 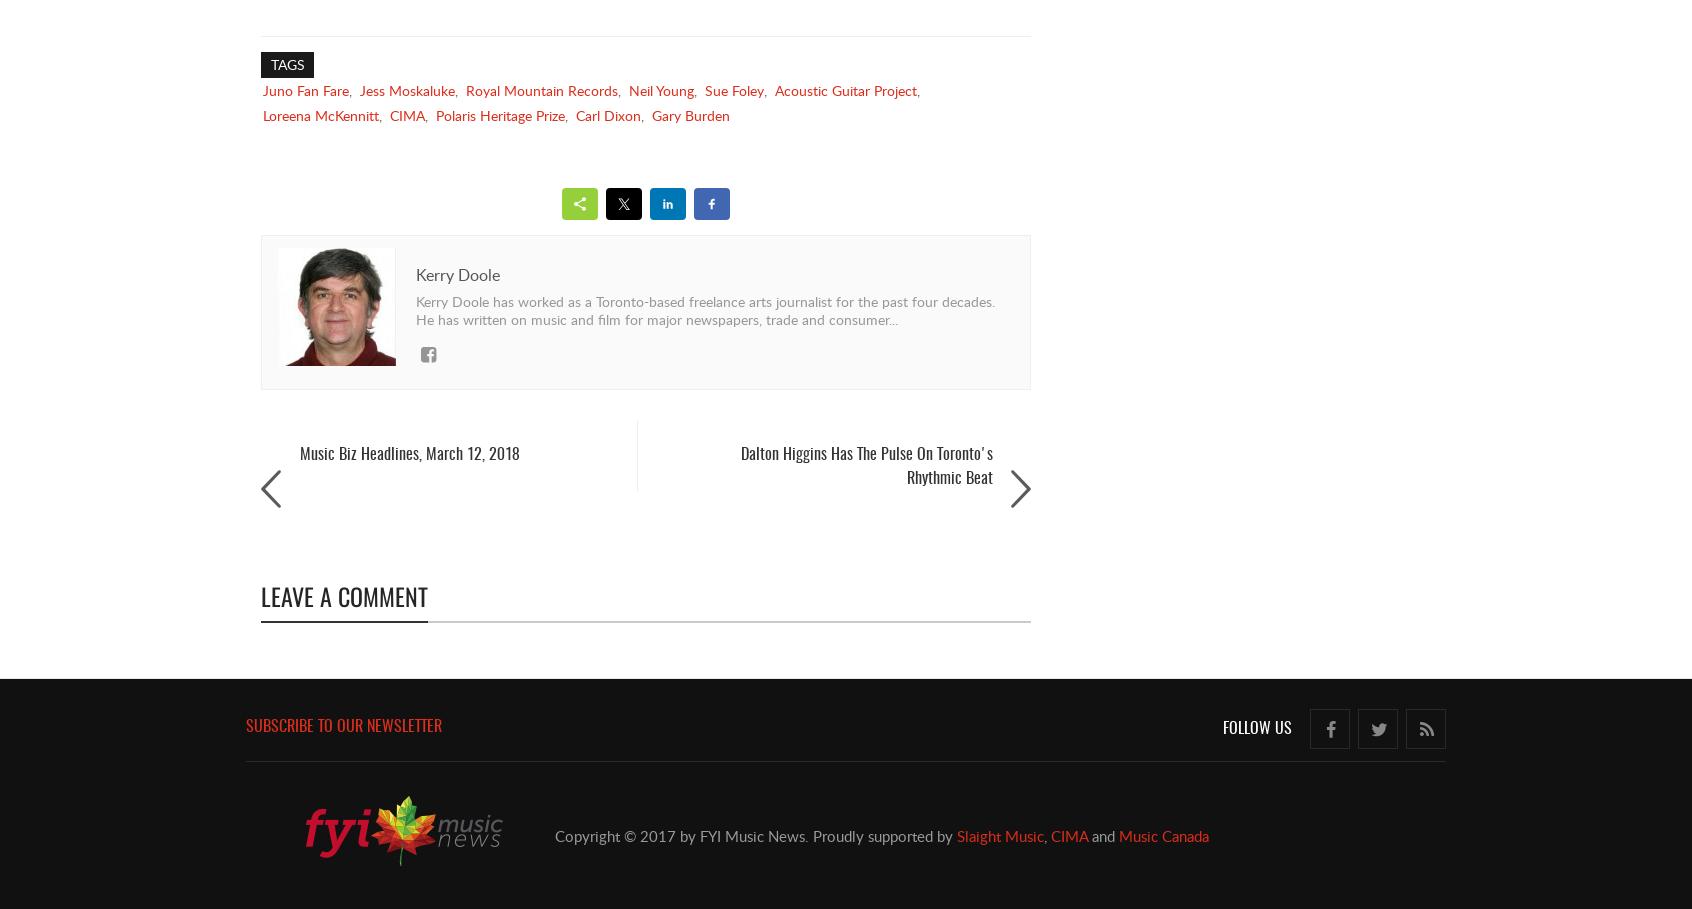 I want to click on 'Subscribe to our RSS Feed', so click(x=1444, y=769).